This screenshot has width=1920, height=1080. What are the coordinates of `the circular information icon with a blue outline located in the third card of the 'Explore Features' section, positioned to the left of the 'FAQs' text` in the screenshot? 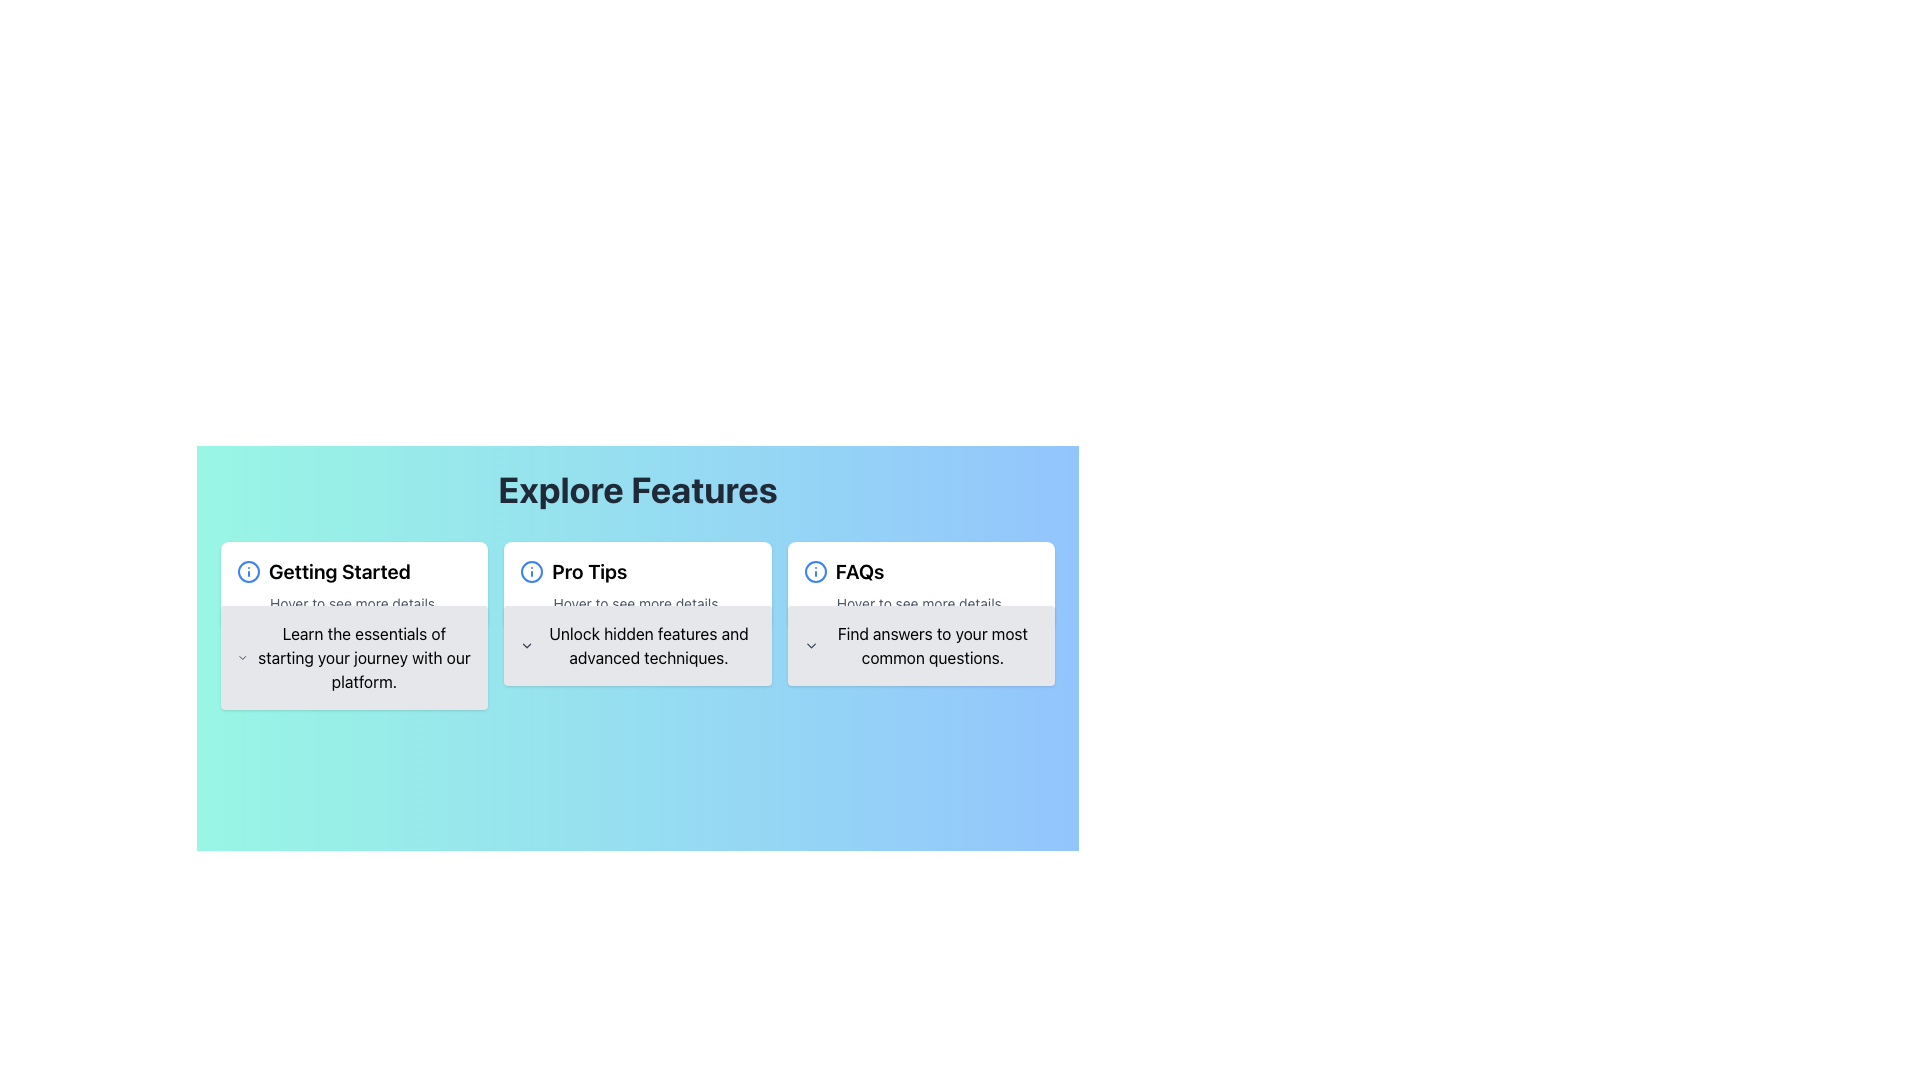 It's located at (815, 571).